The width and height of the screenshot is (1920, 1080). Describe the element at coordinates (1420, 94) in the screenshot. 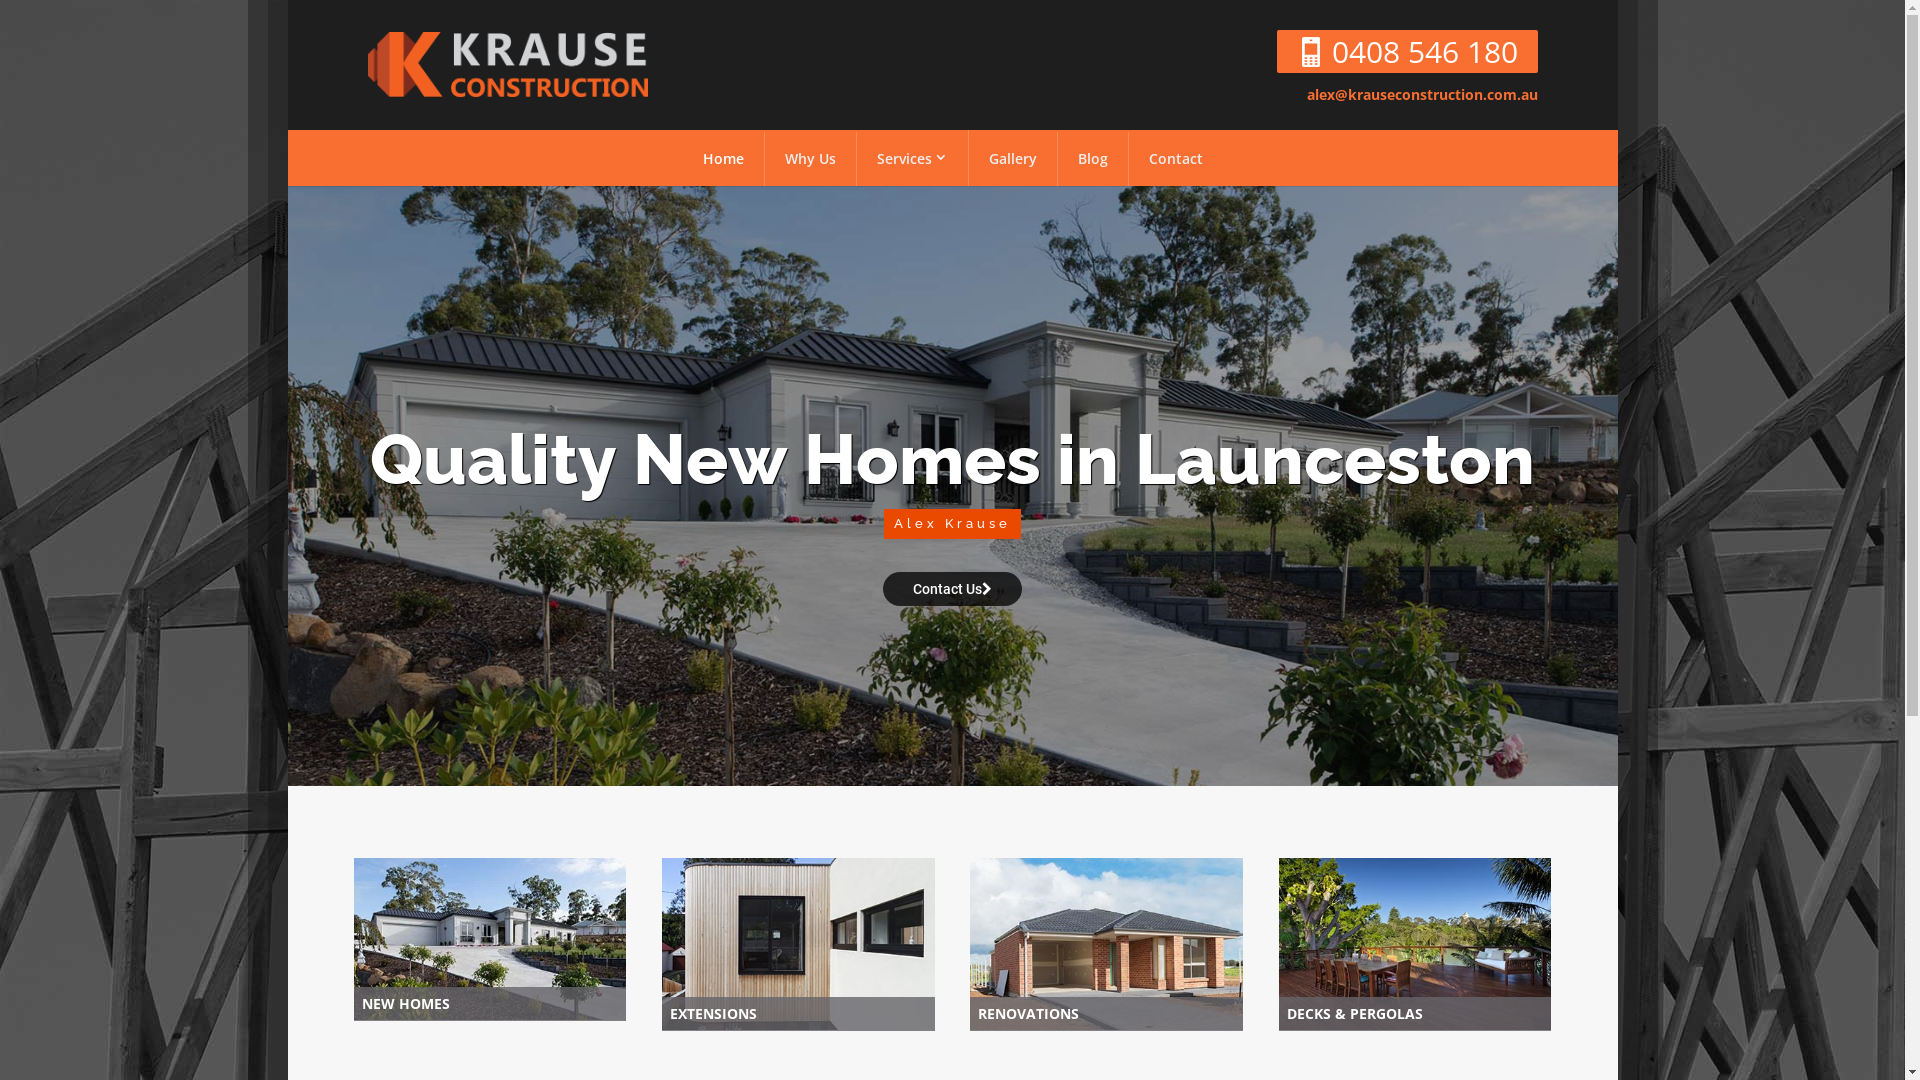

I see `'alex@krauseconstruction.com.au'` at that location.